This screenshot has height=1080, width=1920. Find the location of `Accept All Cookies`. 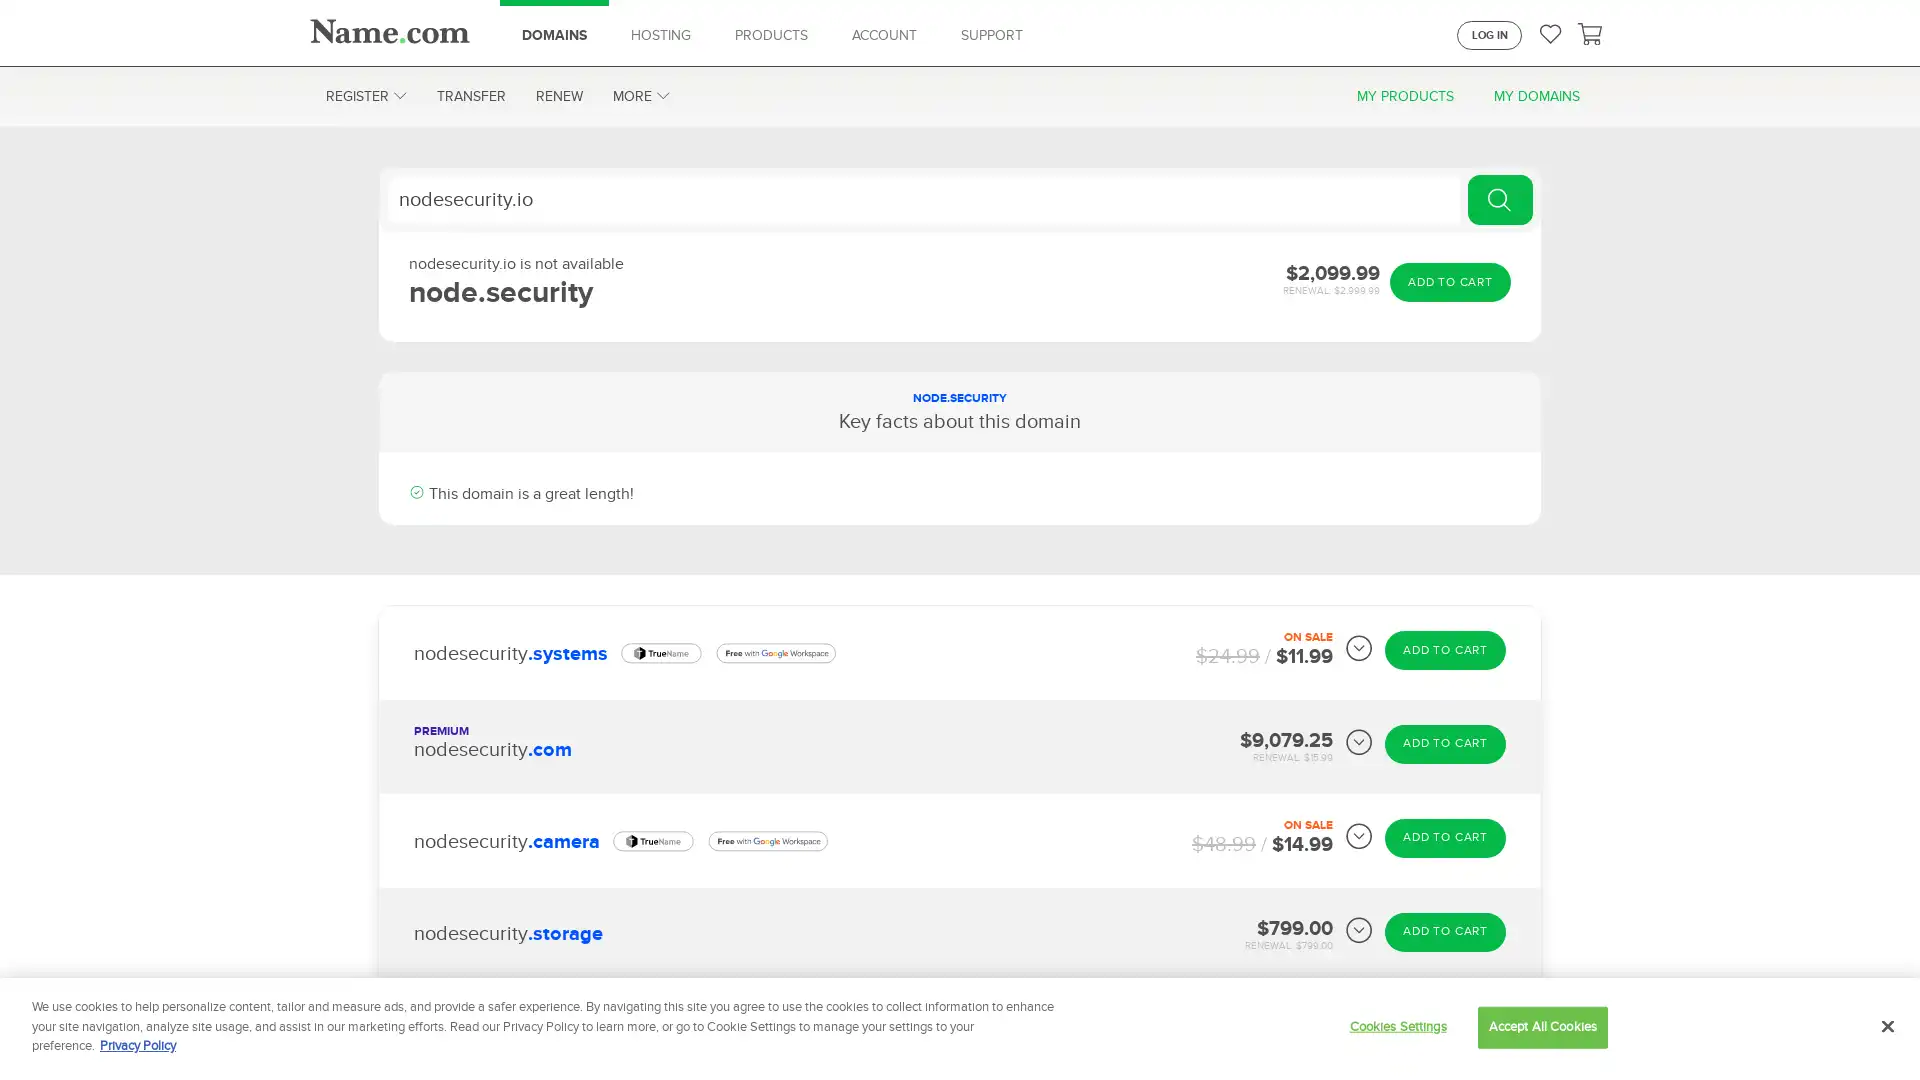

Accept All Cookies is located at coordinates (1541, 1026).